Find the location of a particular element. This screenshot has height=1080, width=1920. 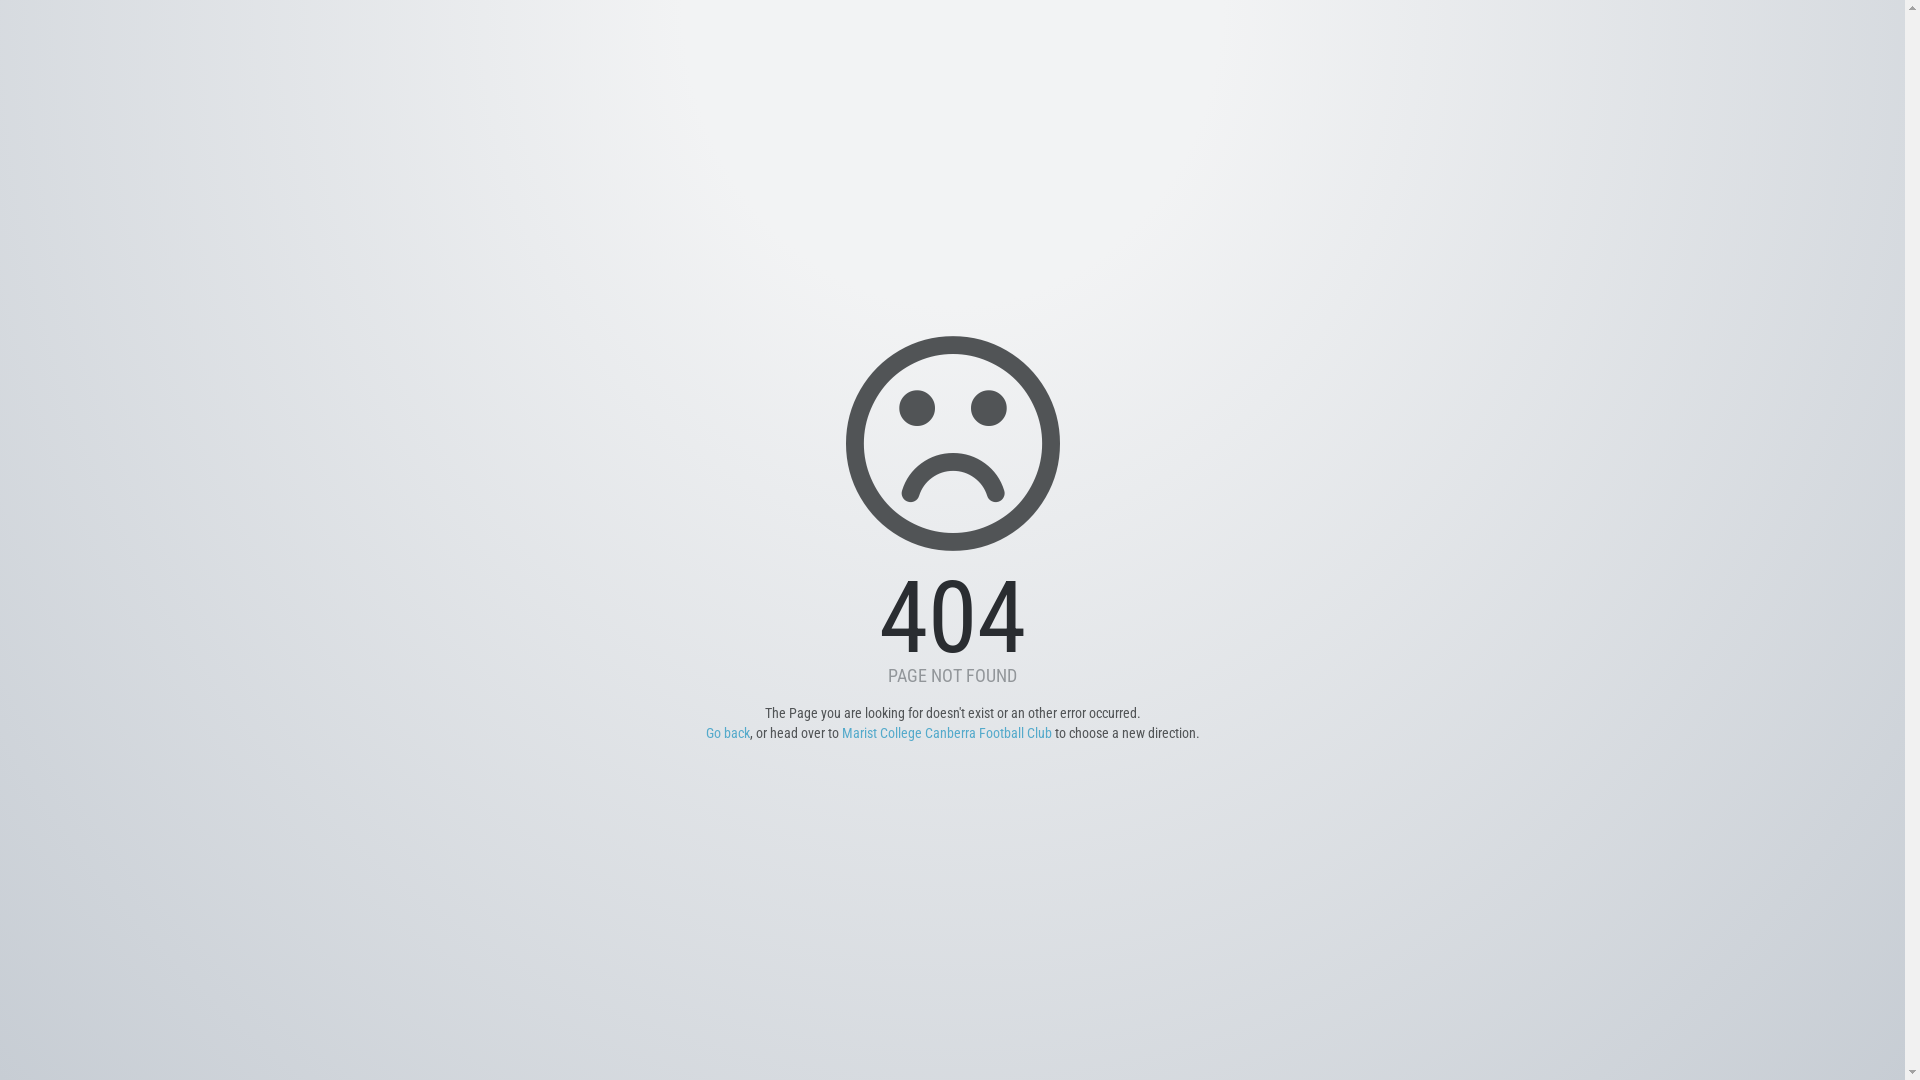

'Marist College Canberra Football Club' is located at coordinates (947, 732).